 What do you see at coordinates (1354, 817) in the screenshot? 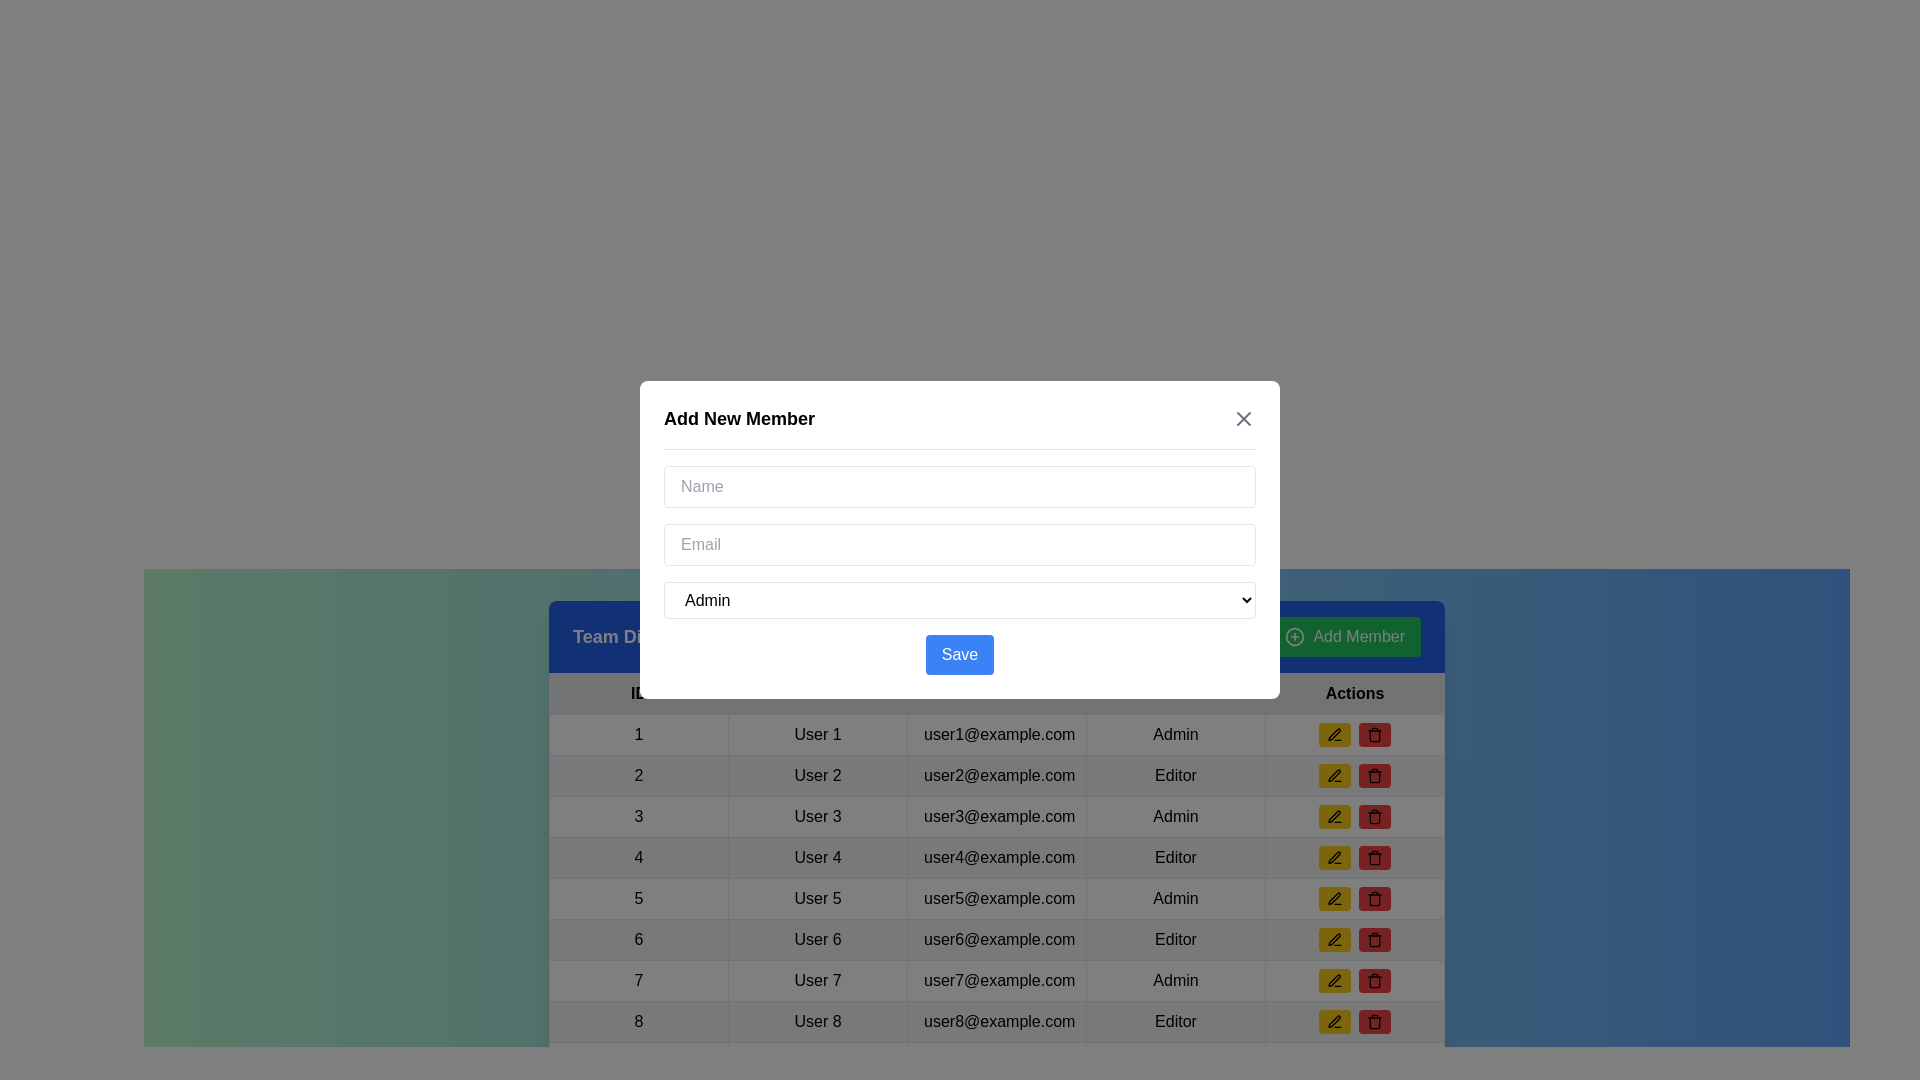
I see `the red rectangular Action button with a trash bin icon in the 'Actions' column for 'User 3' to initiate the delete action` at bounding box center [1354, 817].